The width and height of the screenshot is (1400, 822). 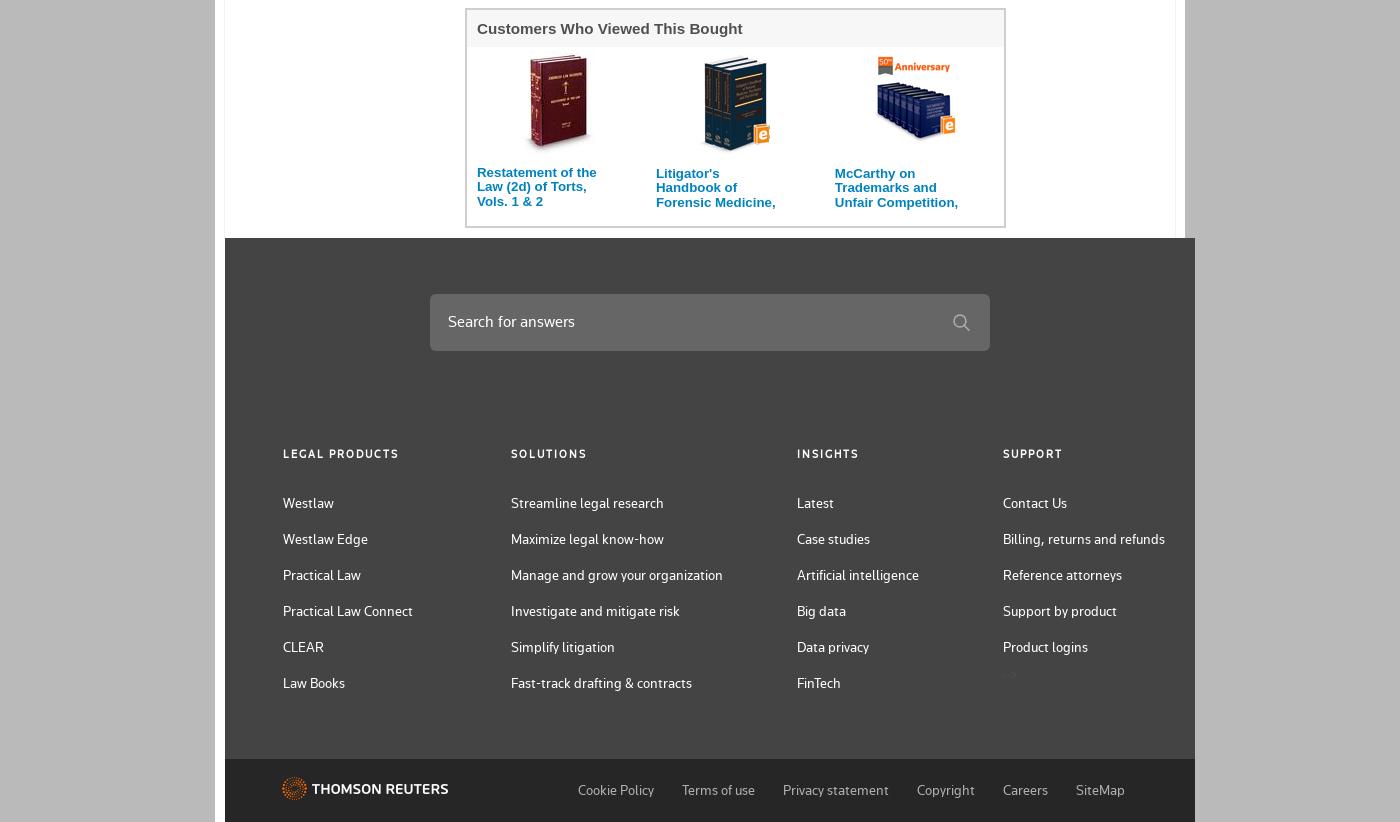 What do you see at coordinates (282, 681) in the screenshot?
I see `'Law Books'` at bounding box center [282, 681].